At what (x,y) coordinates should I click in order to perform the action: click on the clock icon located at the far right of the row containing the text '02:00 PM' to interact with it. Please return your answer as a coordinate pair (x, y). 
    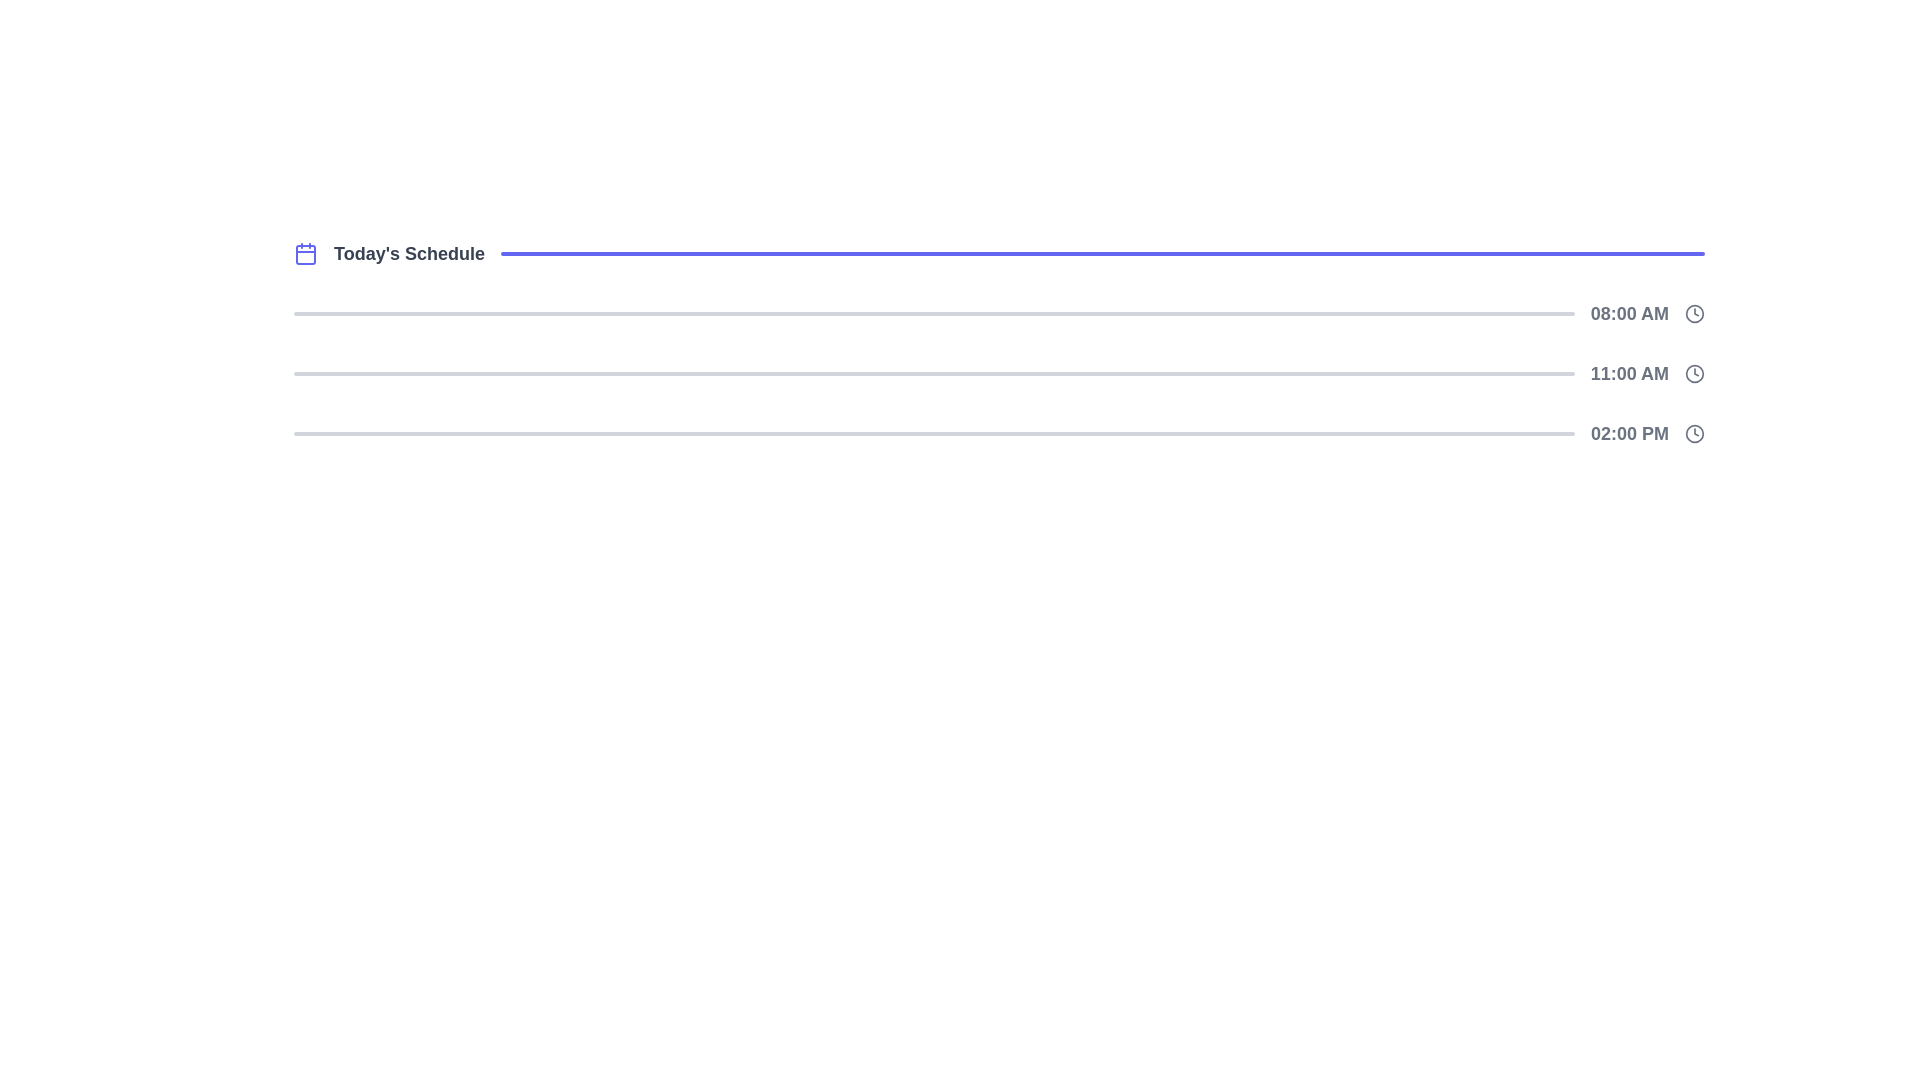
    Looking at the image, I should click on (1693, 433).